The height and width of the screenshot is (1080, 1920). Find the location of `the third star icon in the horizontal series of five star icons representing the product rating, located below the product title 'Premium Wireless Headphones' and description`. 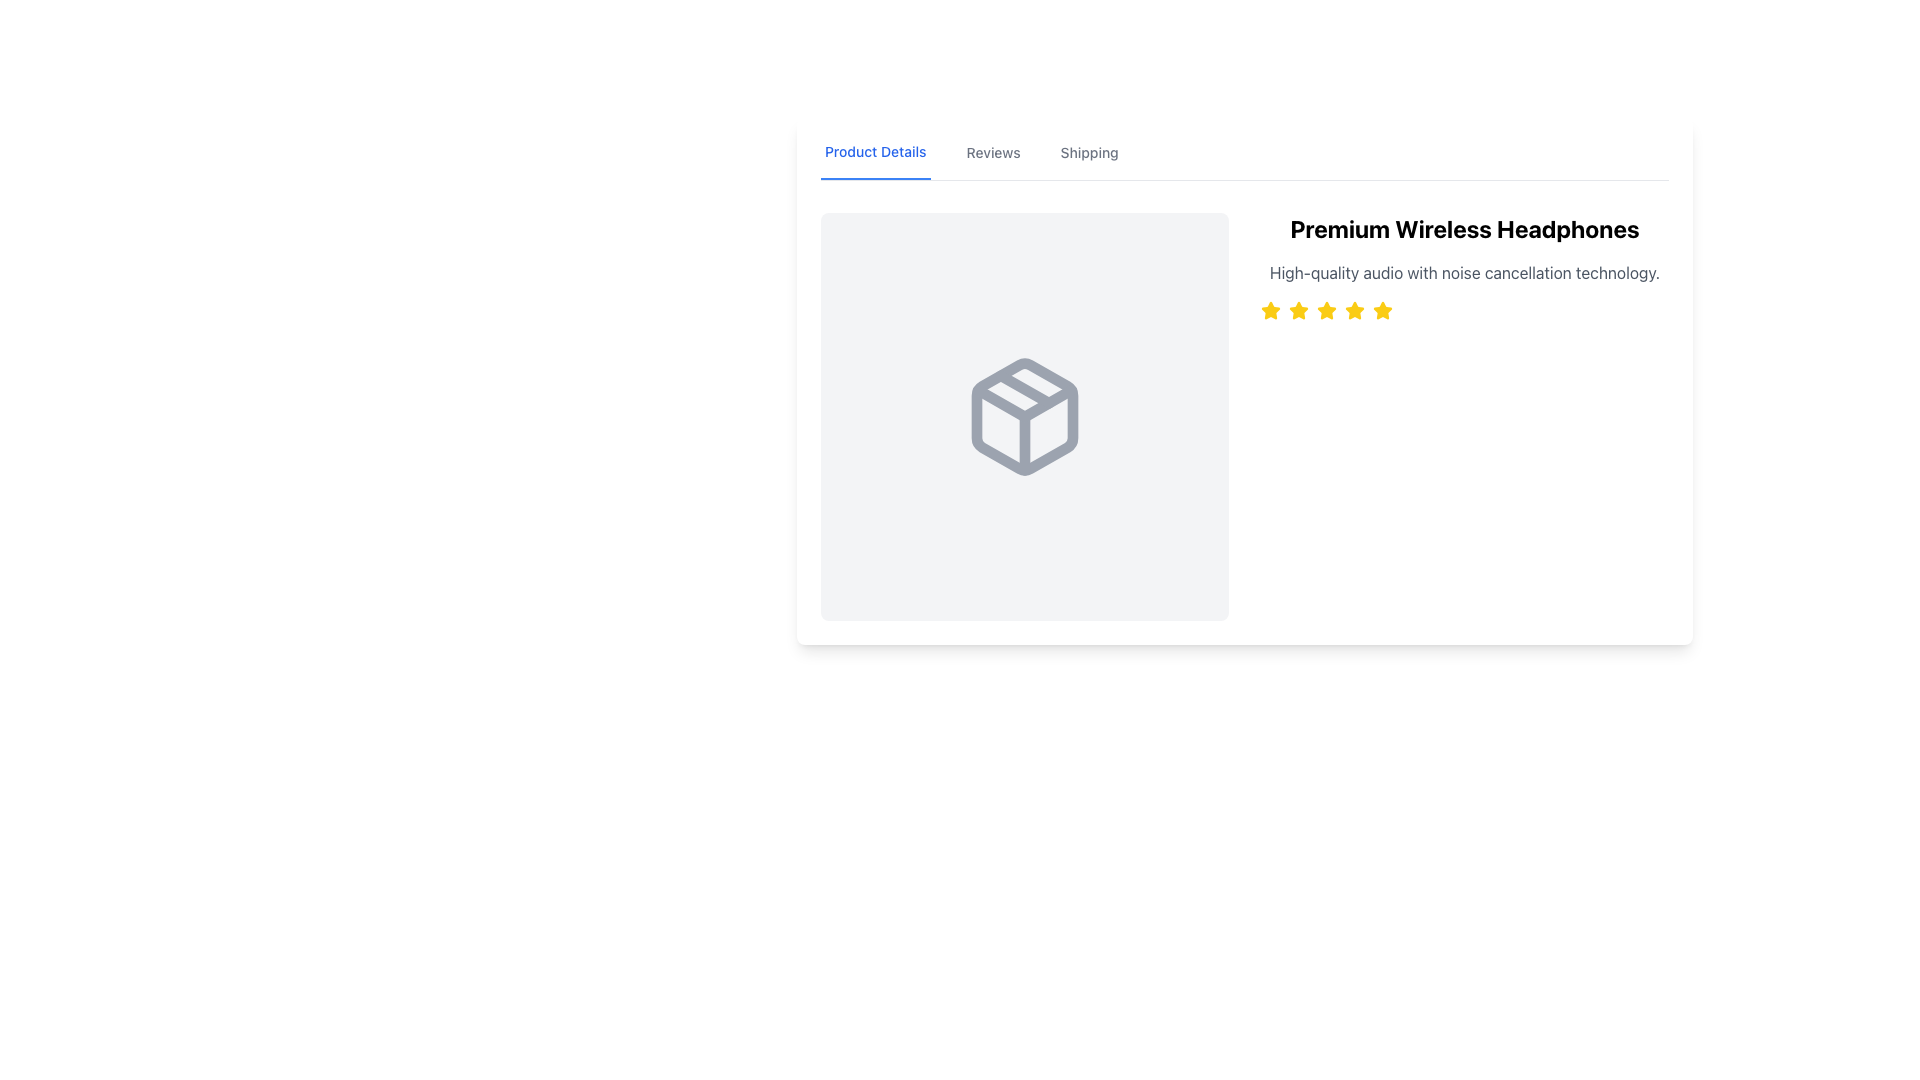

the third star icon in the horizontal series of five star icons representing the product rating, located below the product title 'Premium Wireless Headphones' and description is located at coordinates (1299, 311).